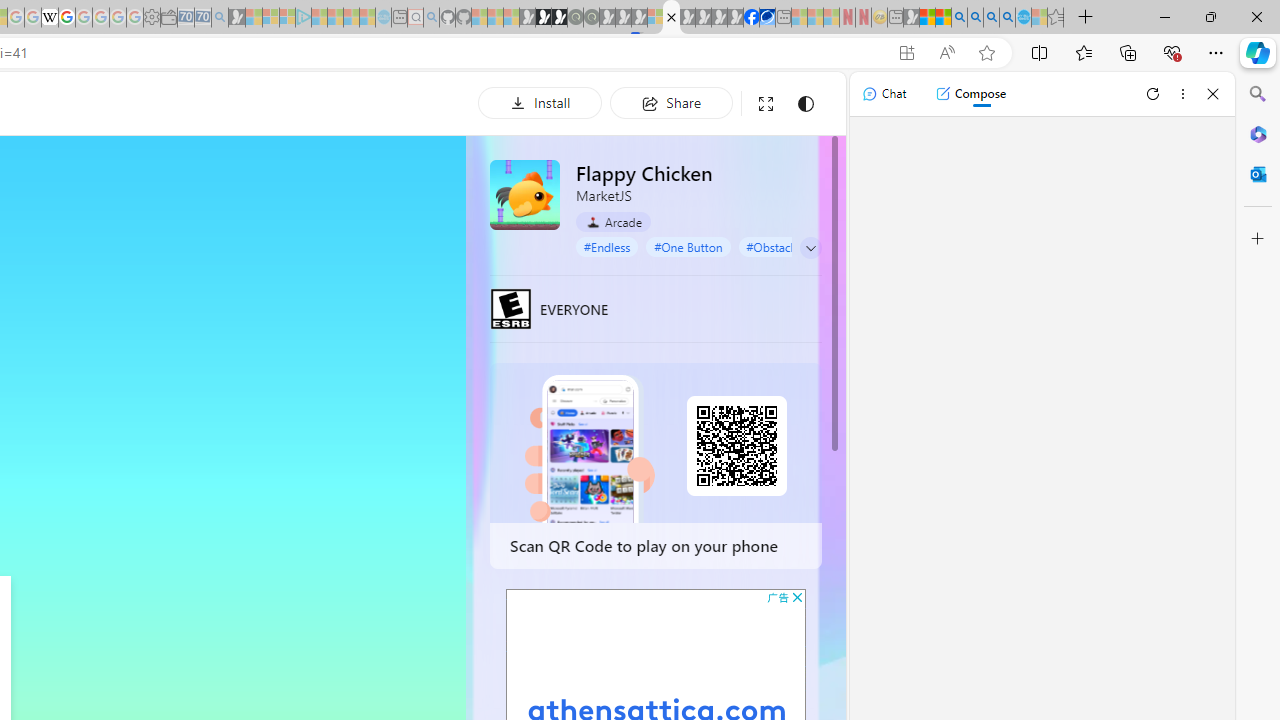  I want to click on 'Play Zoo Boom in your browser | Games from Microsoft Start', so click(544, 17).